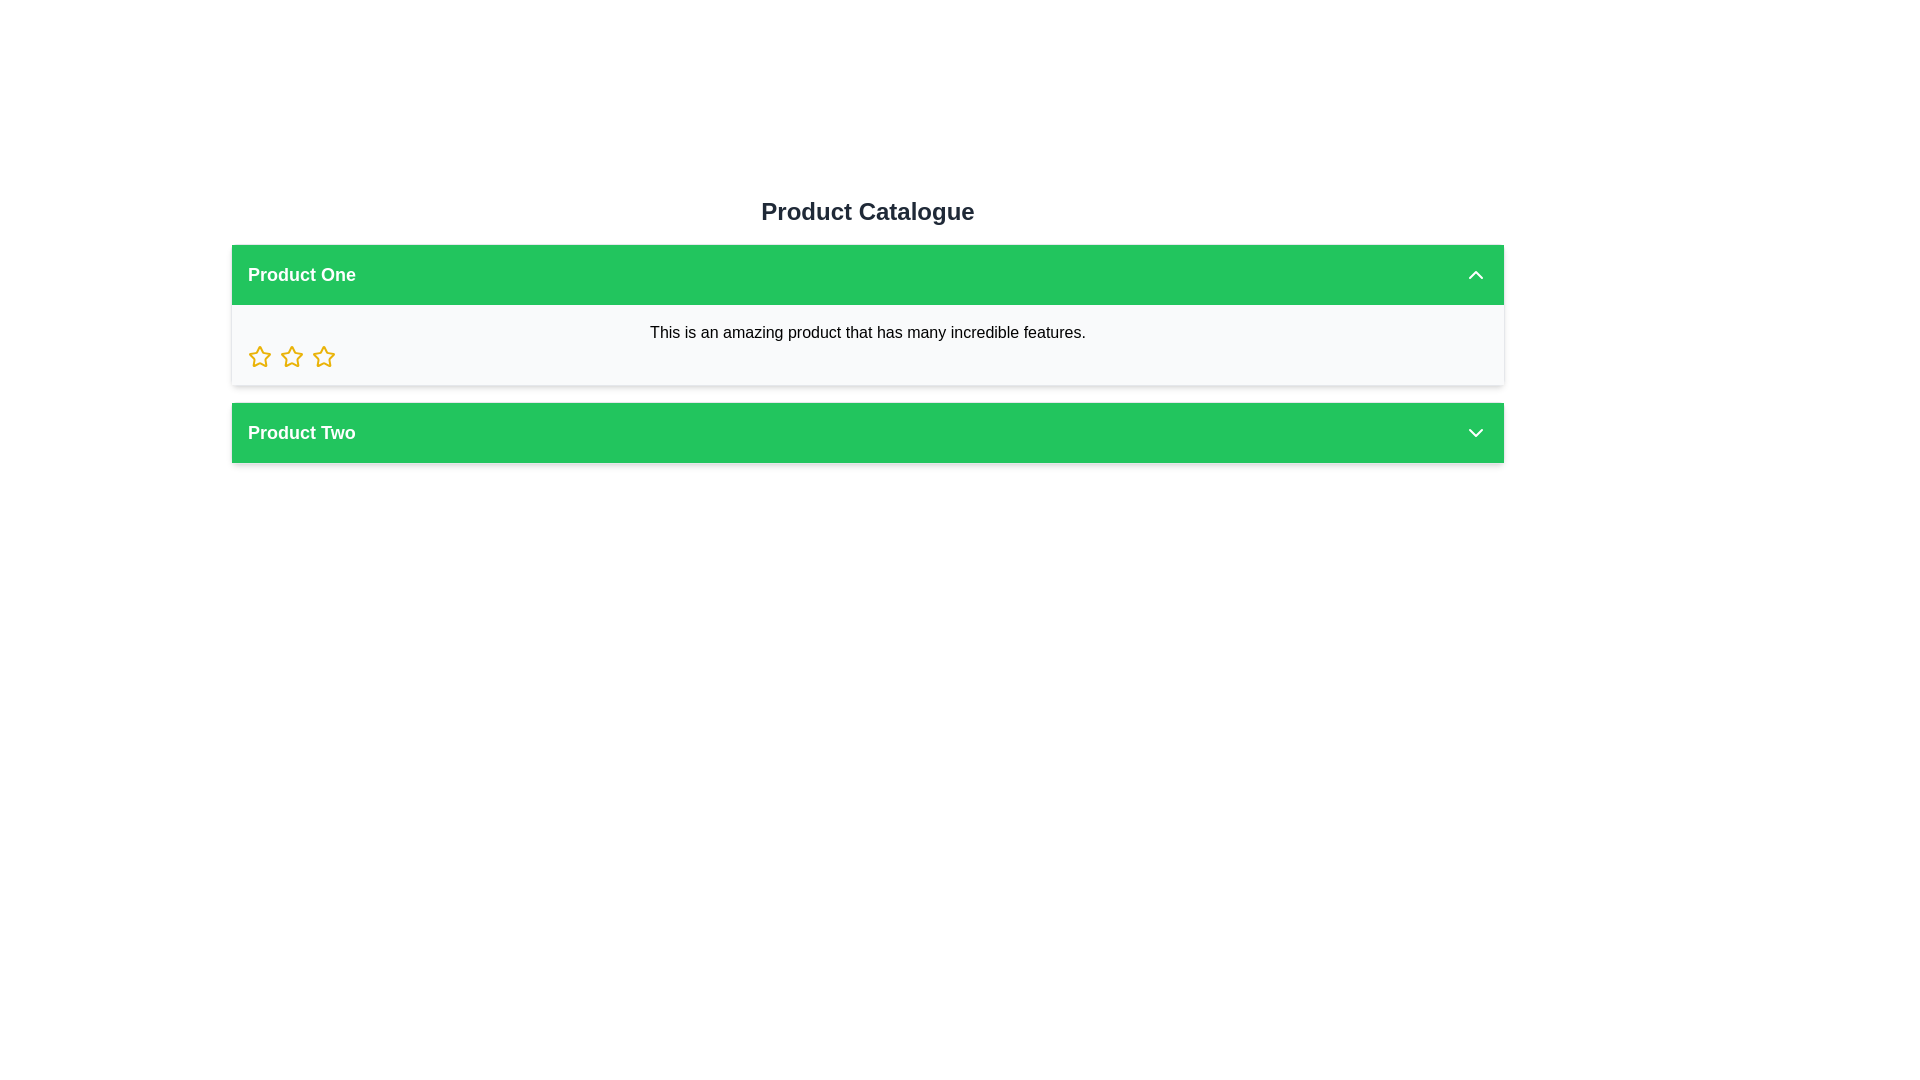  I want to click on the third yellow star rating icon used for rating systems, located below the 'Product One' header, so click(324, 355).